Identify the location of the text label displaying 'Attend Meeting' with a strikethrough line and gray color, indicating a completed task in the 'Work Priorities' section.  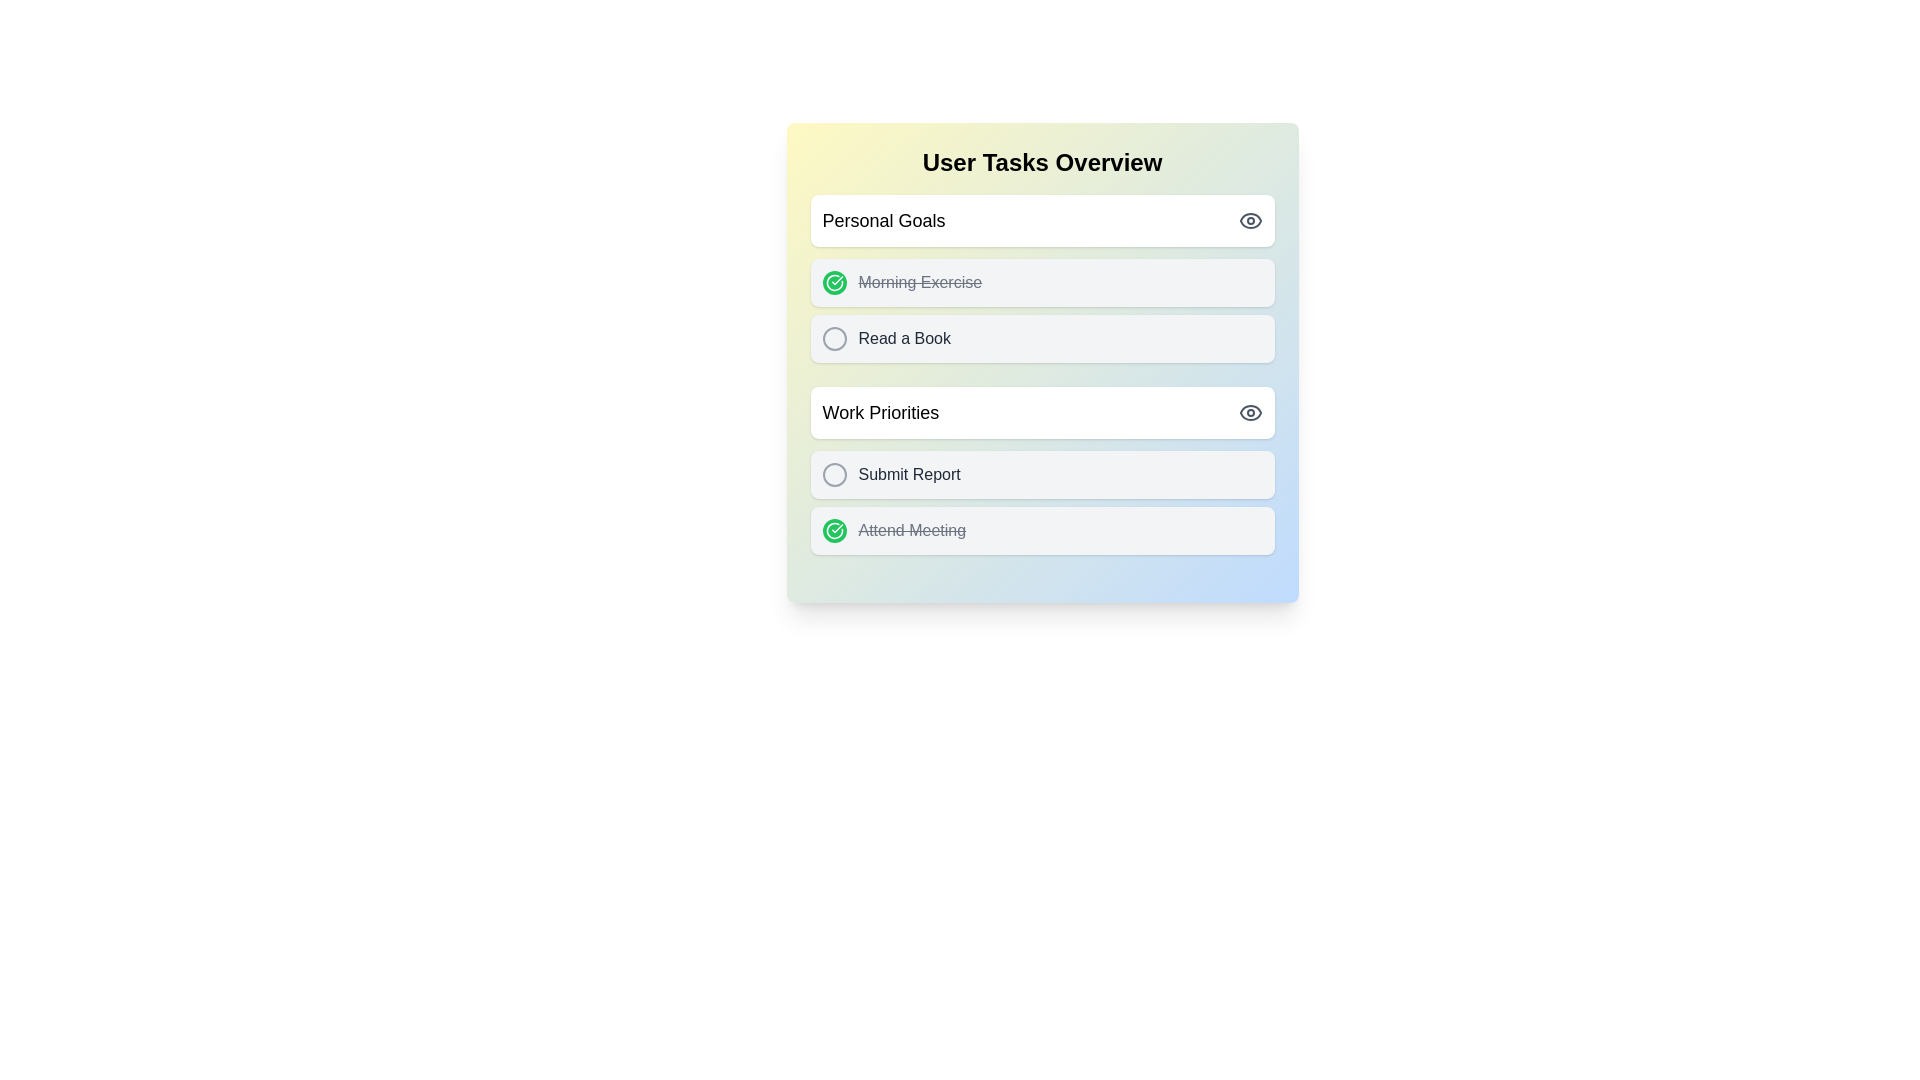
(911, 530).